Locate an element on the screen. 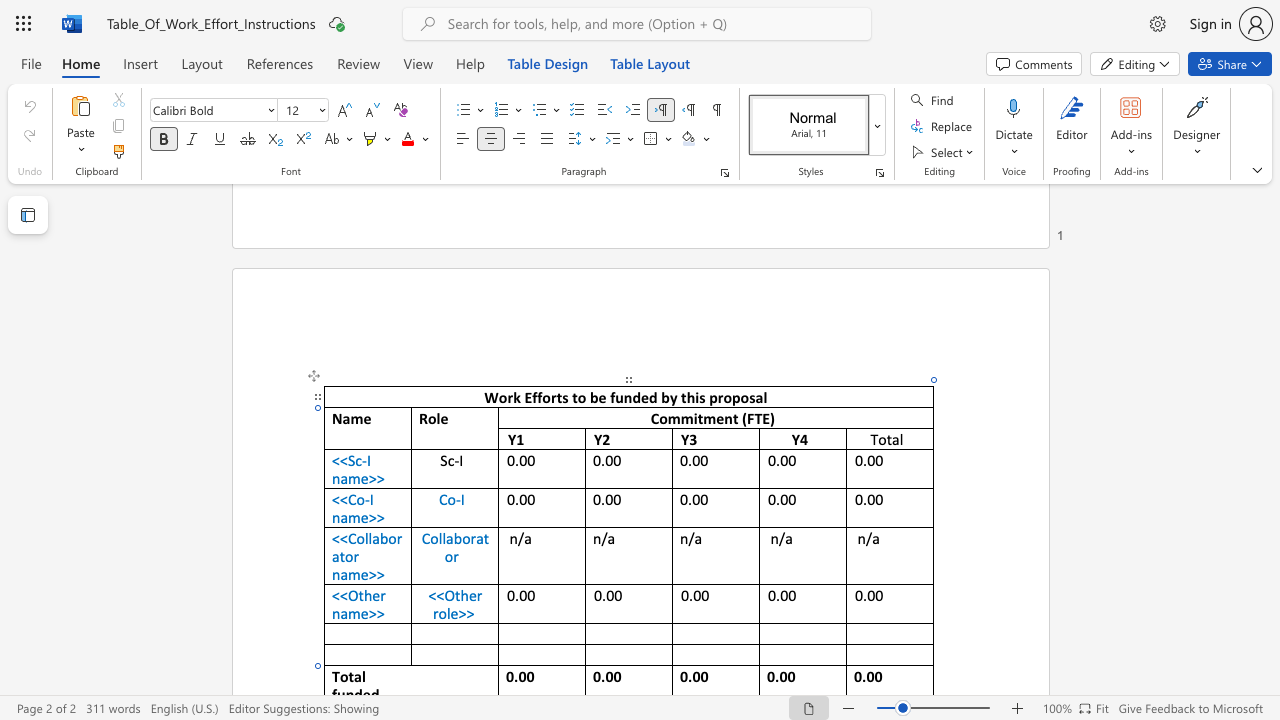 This screenshot has width=1280, height=720. the space between the continuous character "n" and "a" in the text is located at coordinates (340, 478).